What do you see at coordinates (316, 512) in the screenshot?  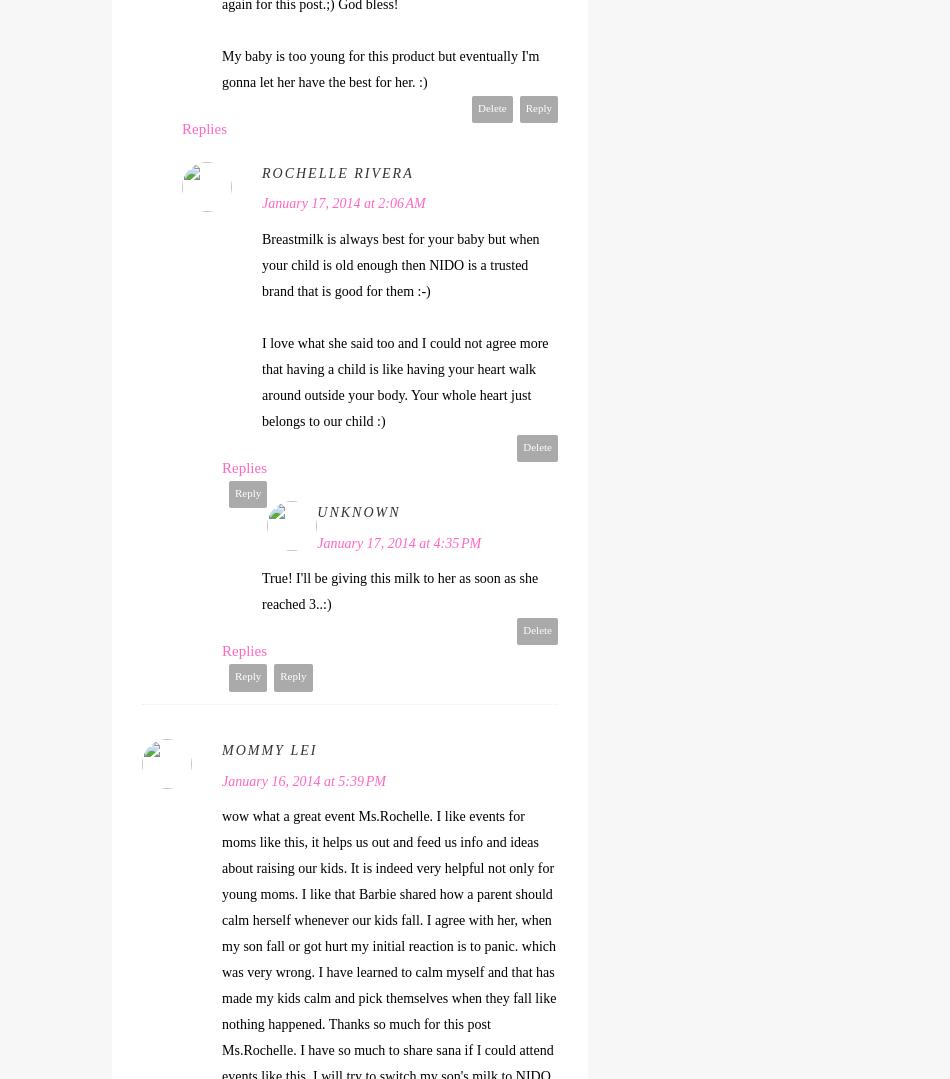 I see `'Unknown'` at bounding box center [316, 512].